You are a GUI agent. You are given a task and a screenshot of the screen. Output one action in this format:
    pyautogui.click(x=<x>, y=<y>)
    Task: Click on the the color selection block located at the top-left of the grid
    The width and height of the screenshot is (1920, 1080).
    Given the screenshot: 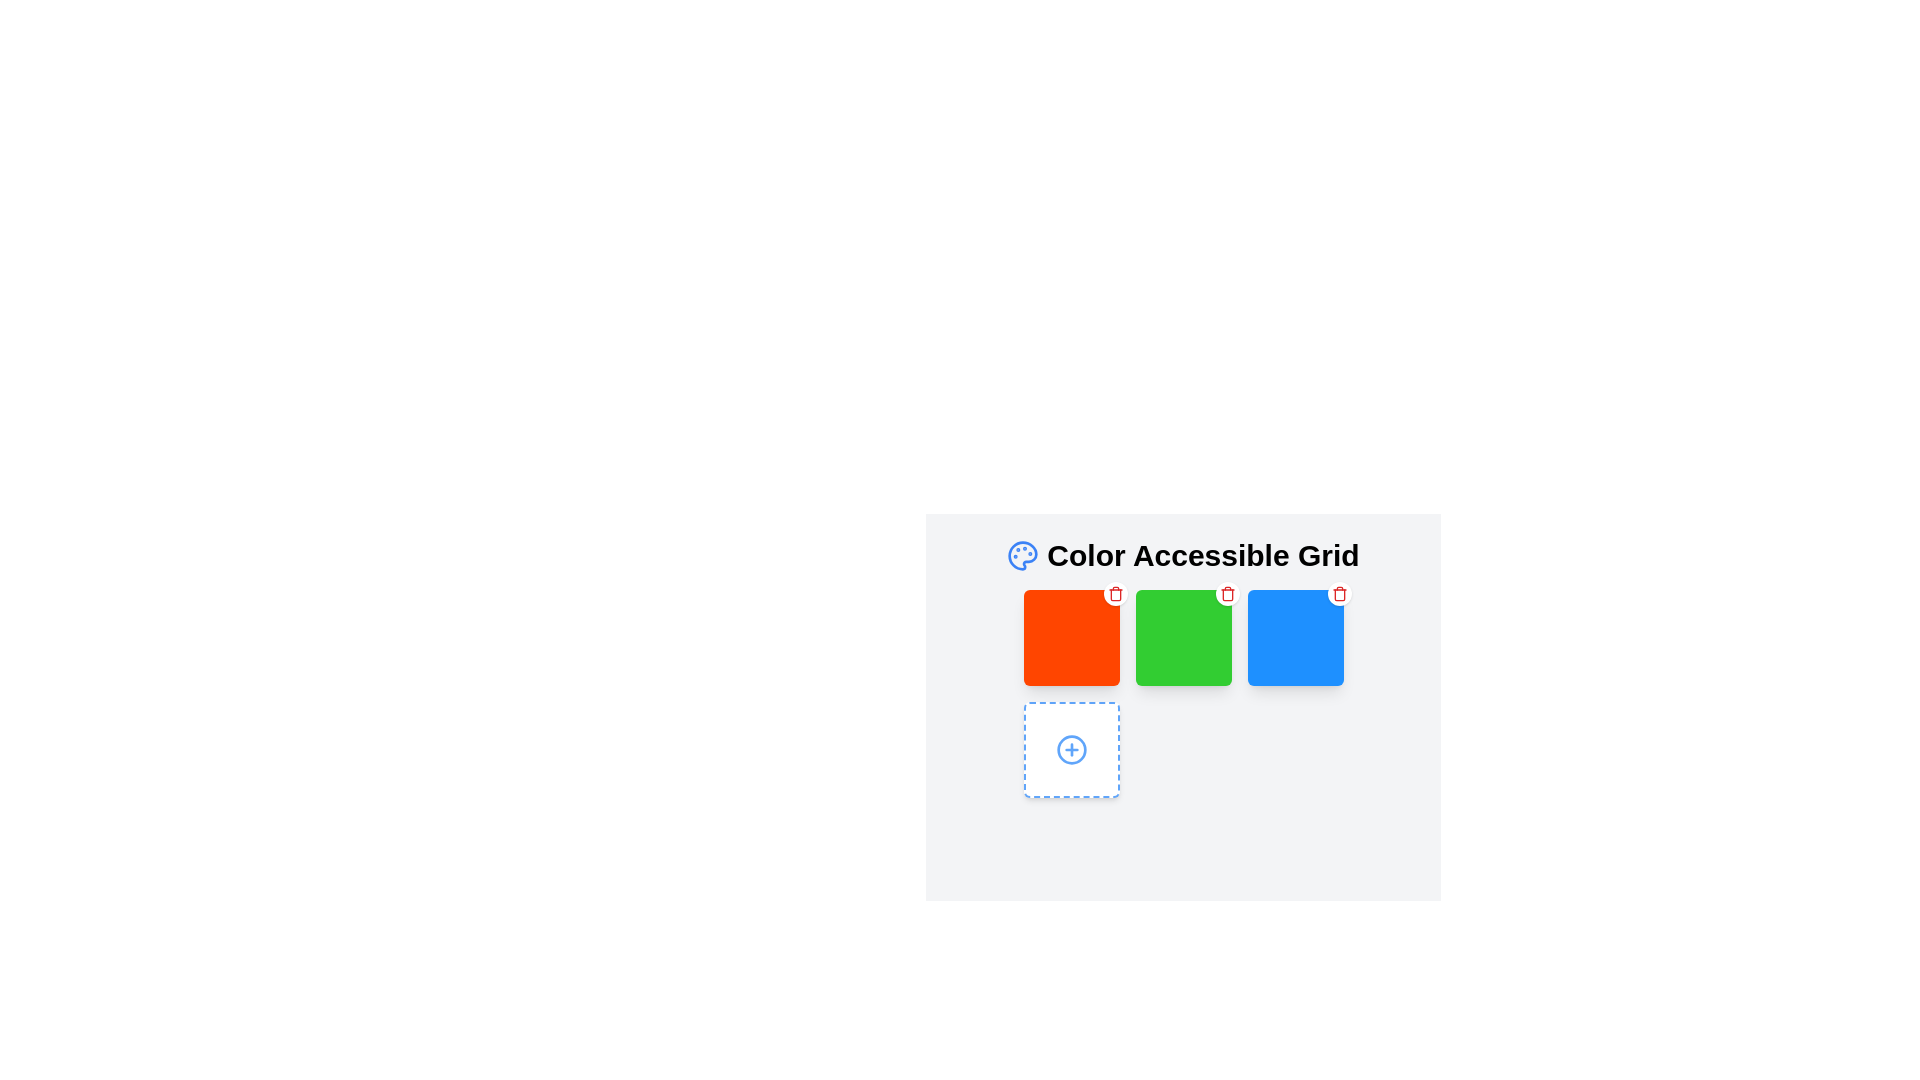 What is the action you would take?
    pyautogui.click(x=1070, y=637)
    